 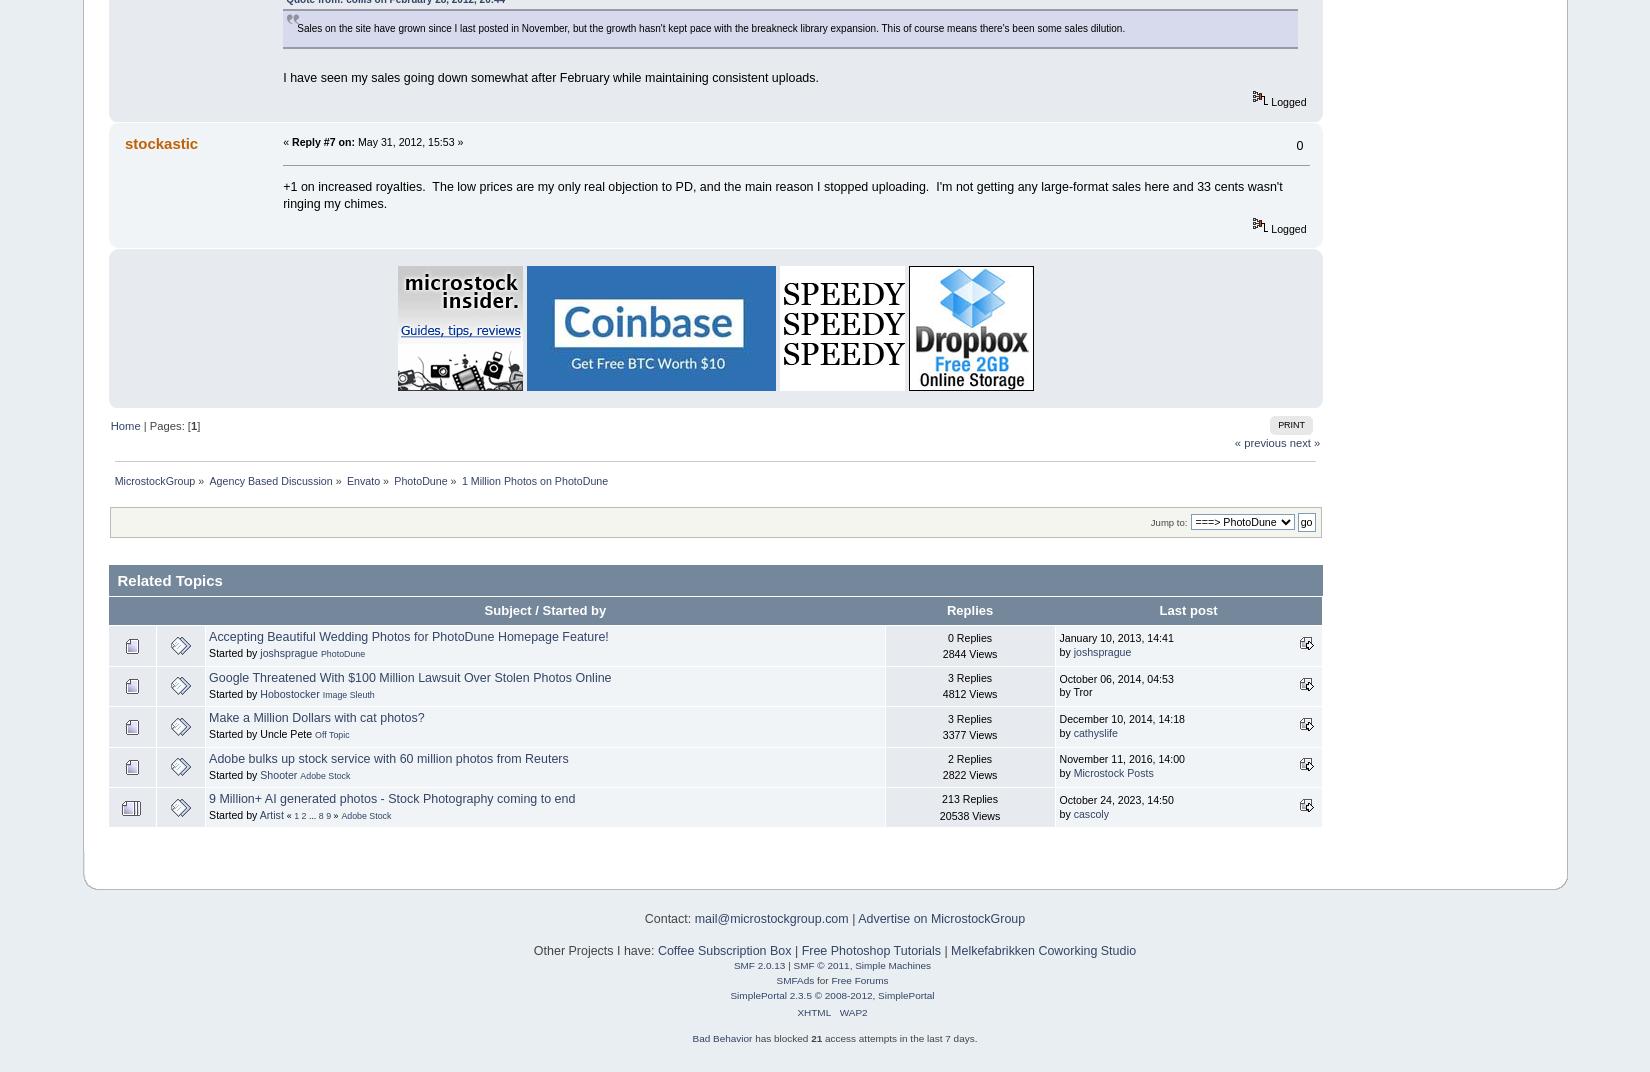 I want to click on 'Related Topics', so click(x=169, y=578).